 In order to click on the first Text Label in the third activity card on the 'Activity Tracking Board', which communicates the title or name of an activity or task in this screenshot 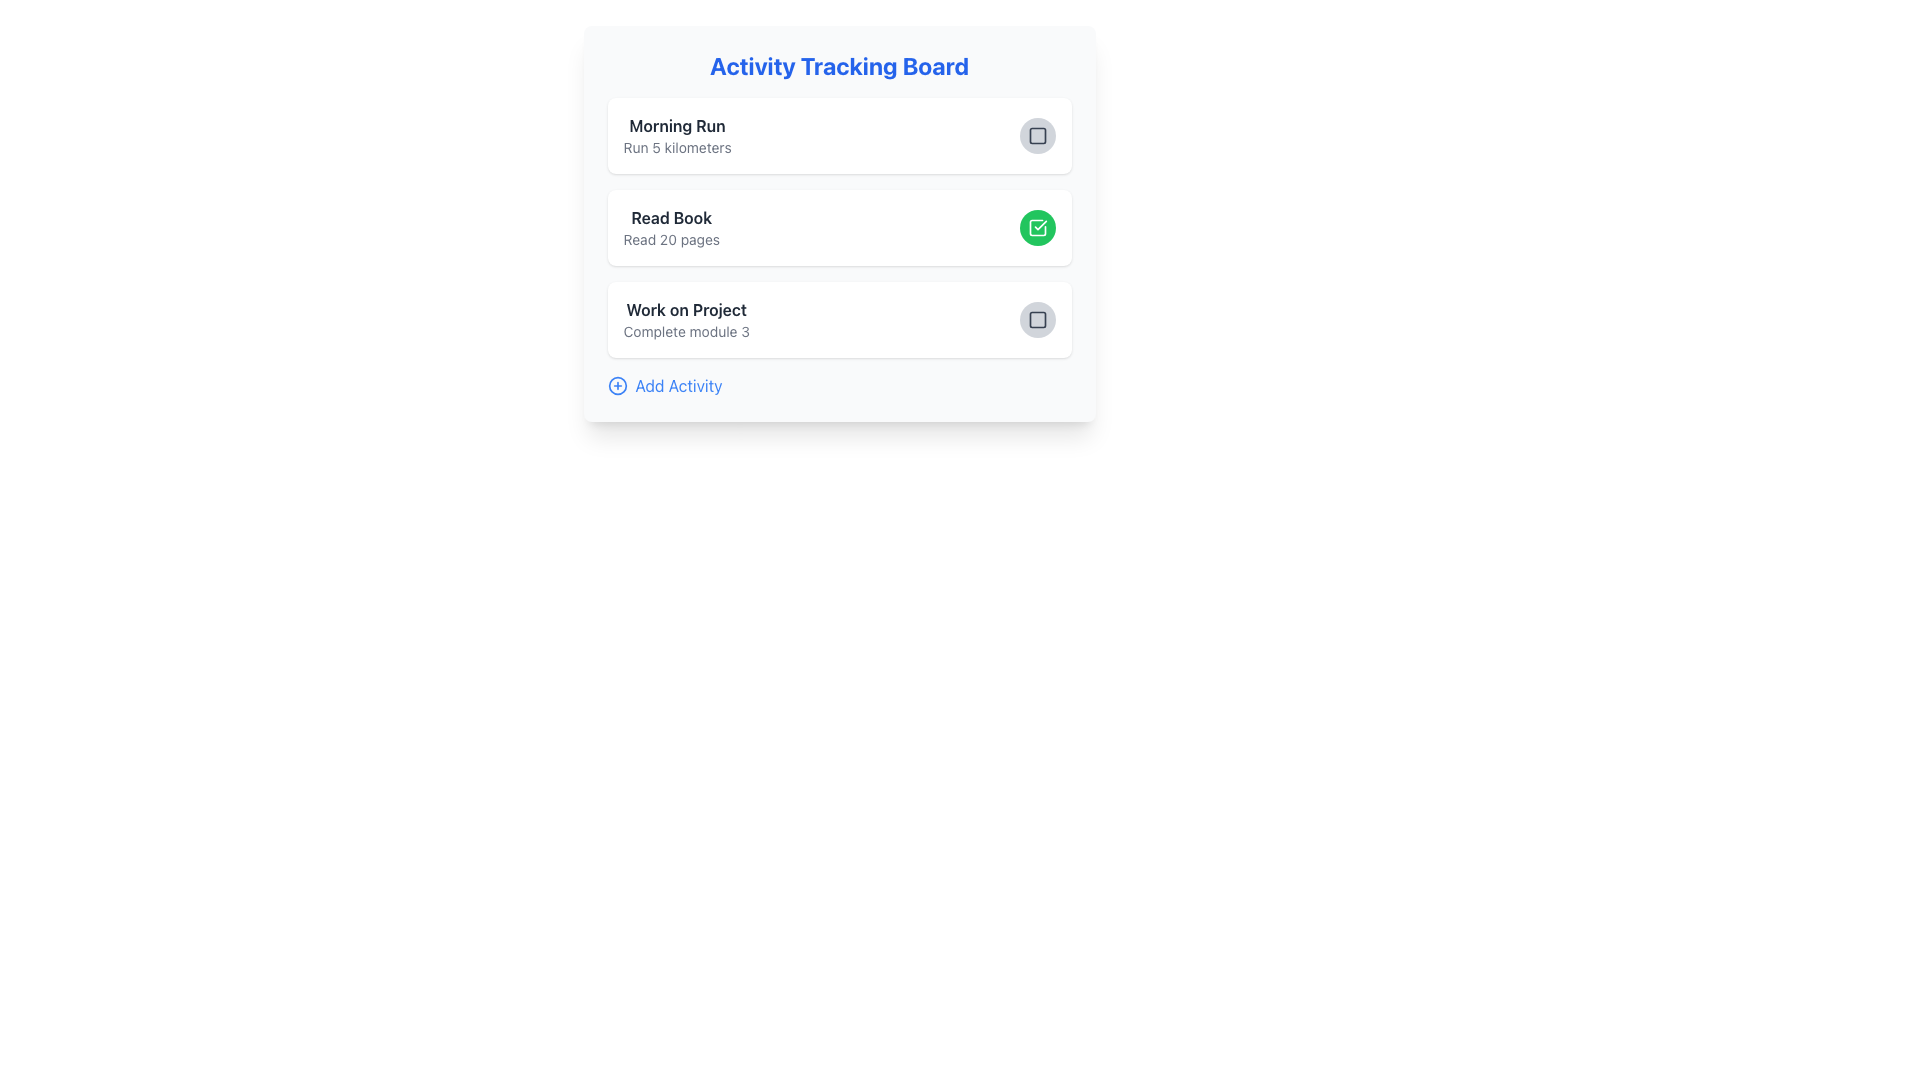, I will do `click(686, 309)`.